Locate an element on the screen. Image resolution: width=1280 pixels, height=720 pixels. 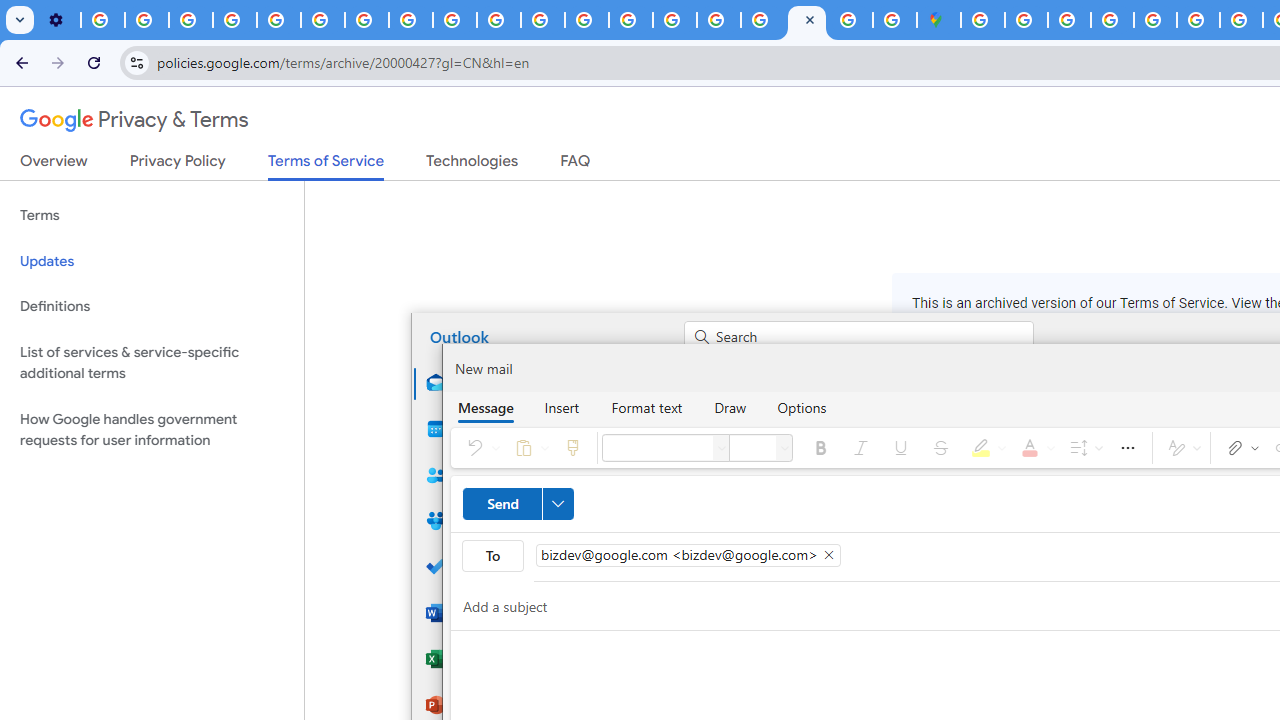
'Message' is located at coordinates (485, 406).